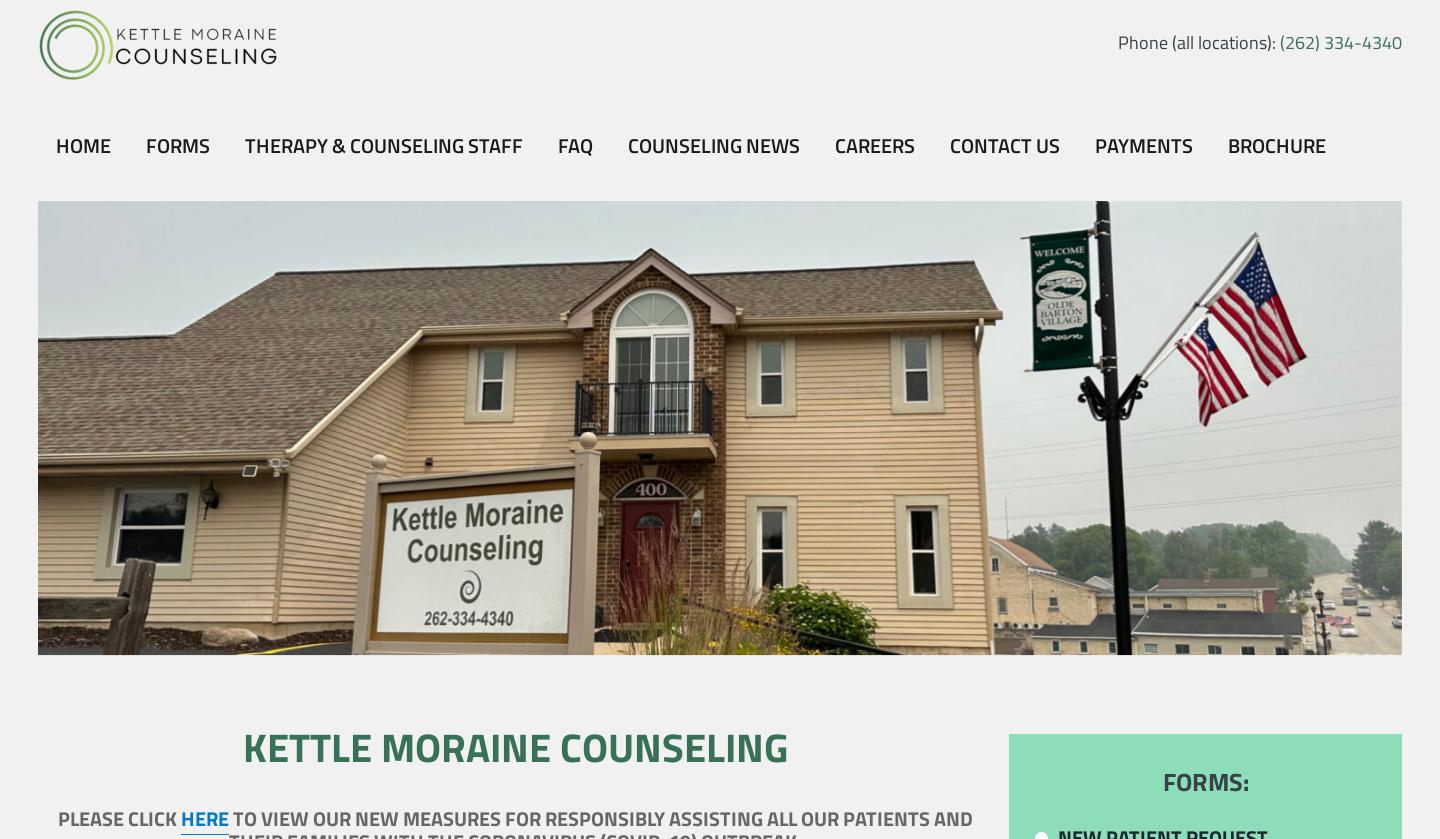  Describe the element at coordinates (1203, 781) in the screenshot. I see `'Forms:'` at that location.